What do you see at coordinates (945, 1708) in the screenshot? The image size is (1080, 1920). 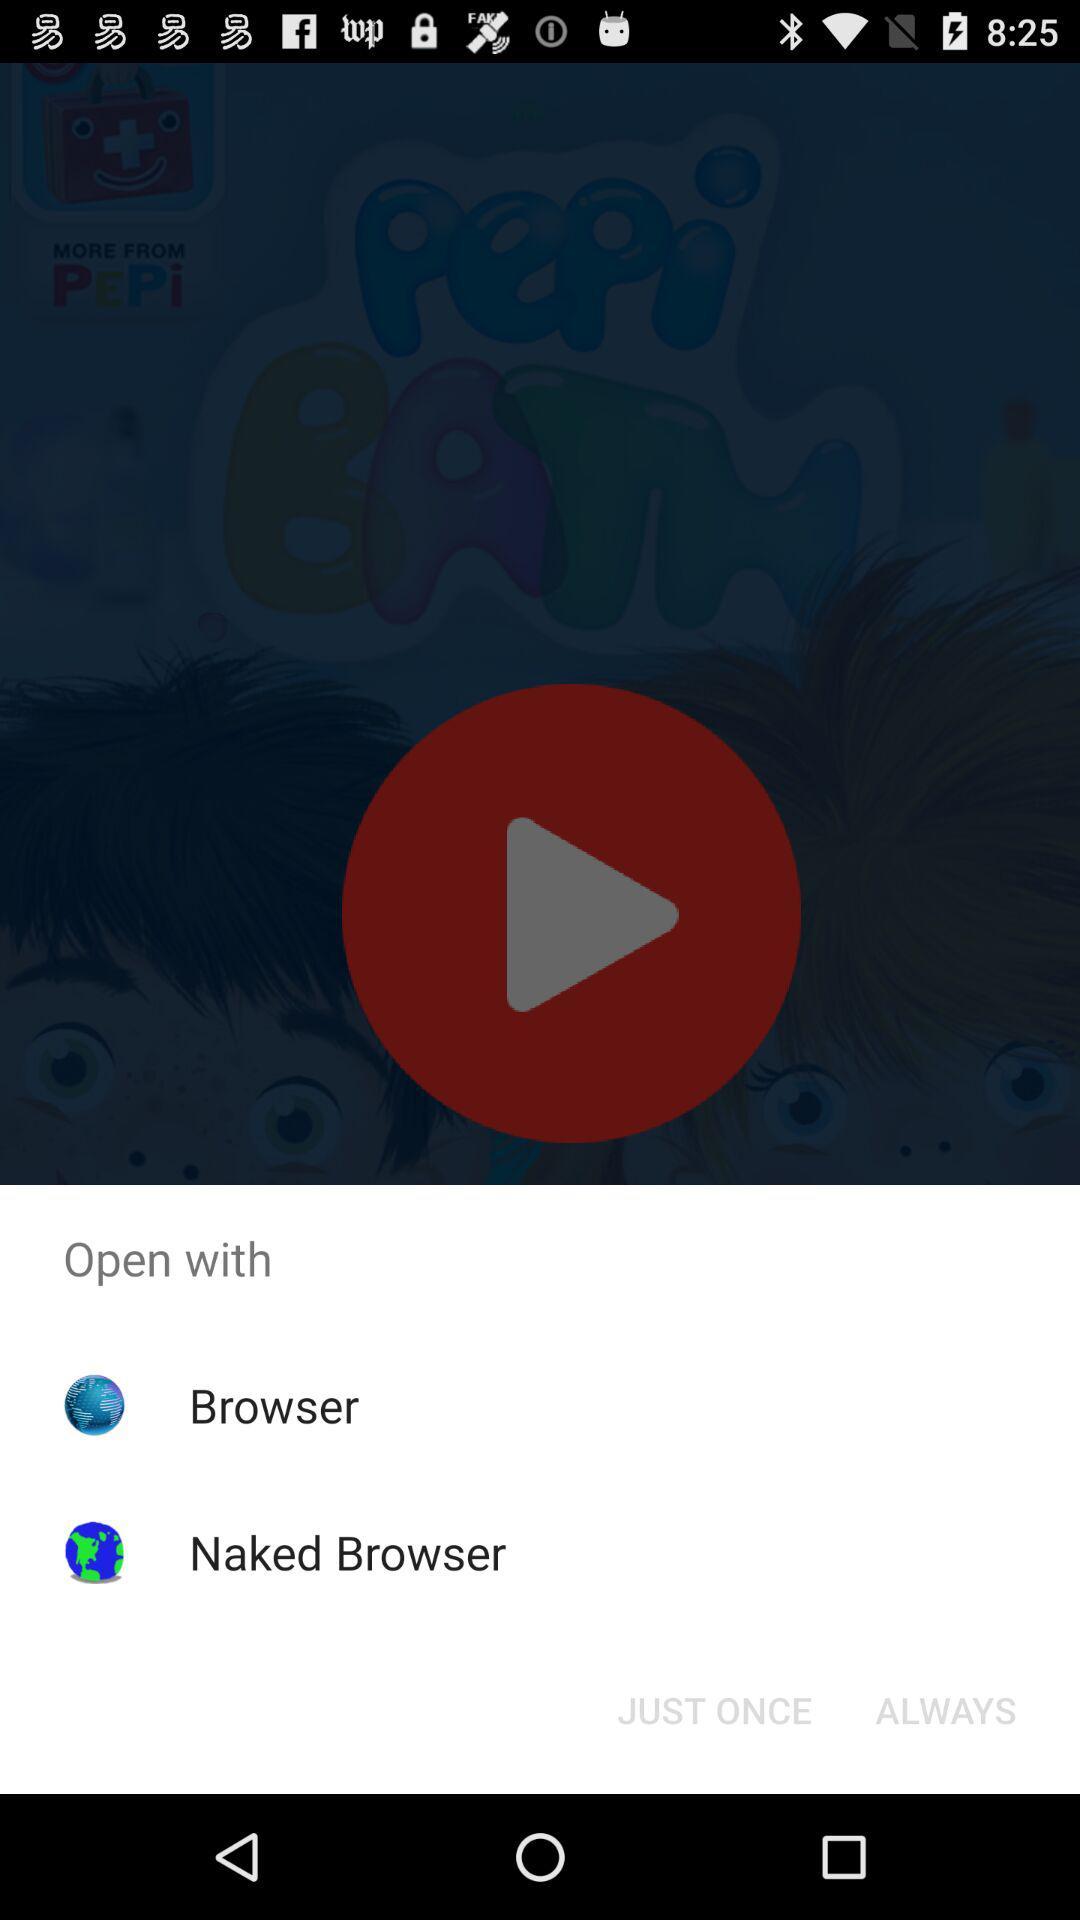 I see `item next to just once` at bounding box center [945, 1708].